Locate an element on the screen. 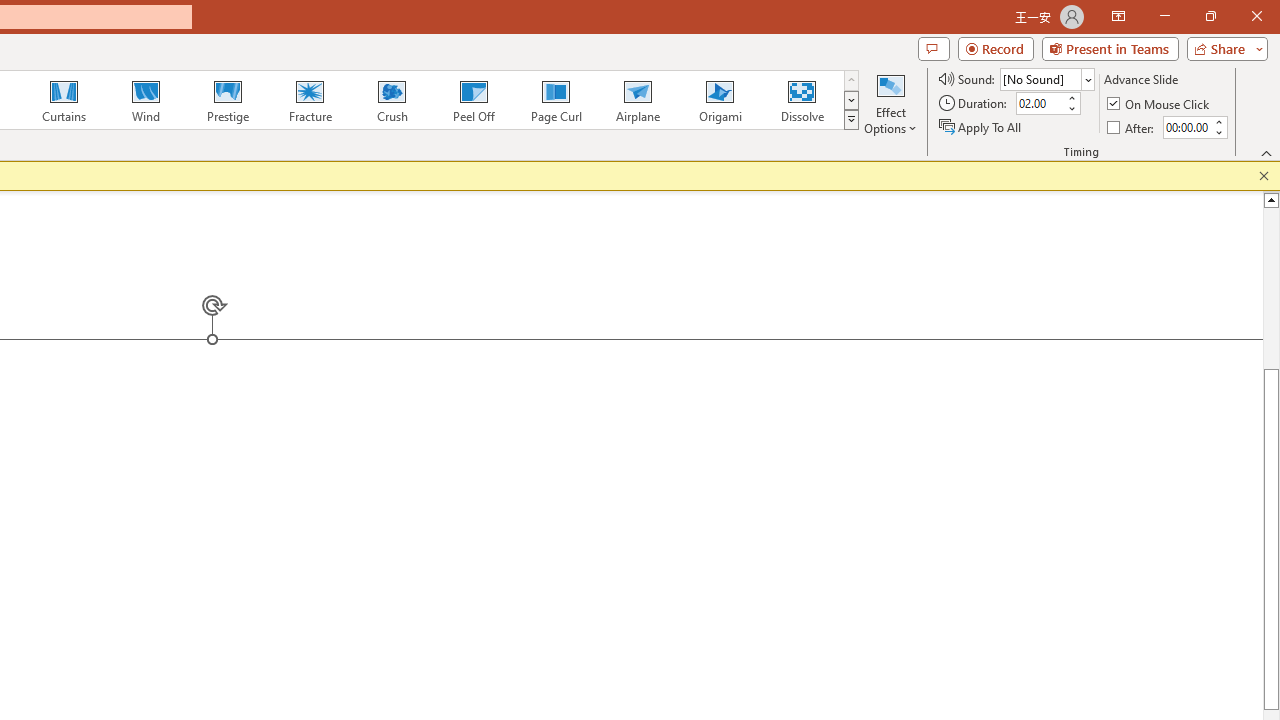  'Effect Options' is located at coordinates (889, 103).